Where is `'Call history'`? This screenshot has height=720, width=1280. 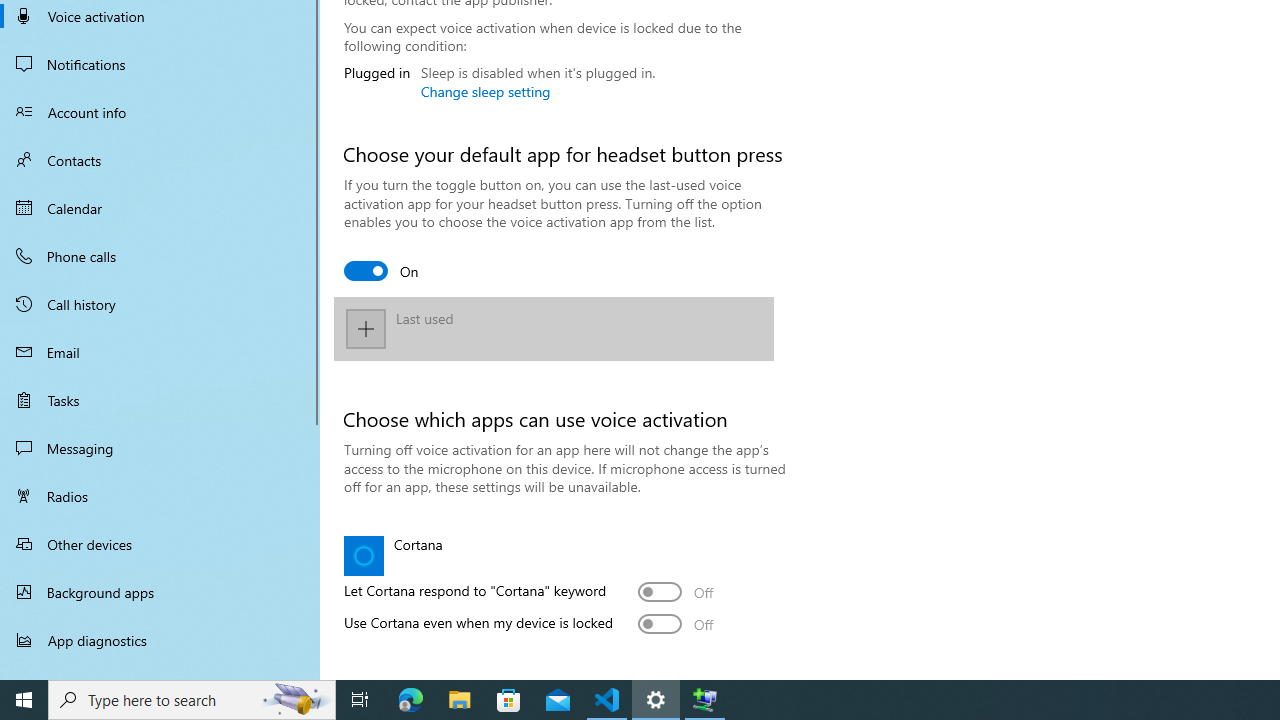
'Call history' is located at coordinates (160, 304).